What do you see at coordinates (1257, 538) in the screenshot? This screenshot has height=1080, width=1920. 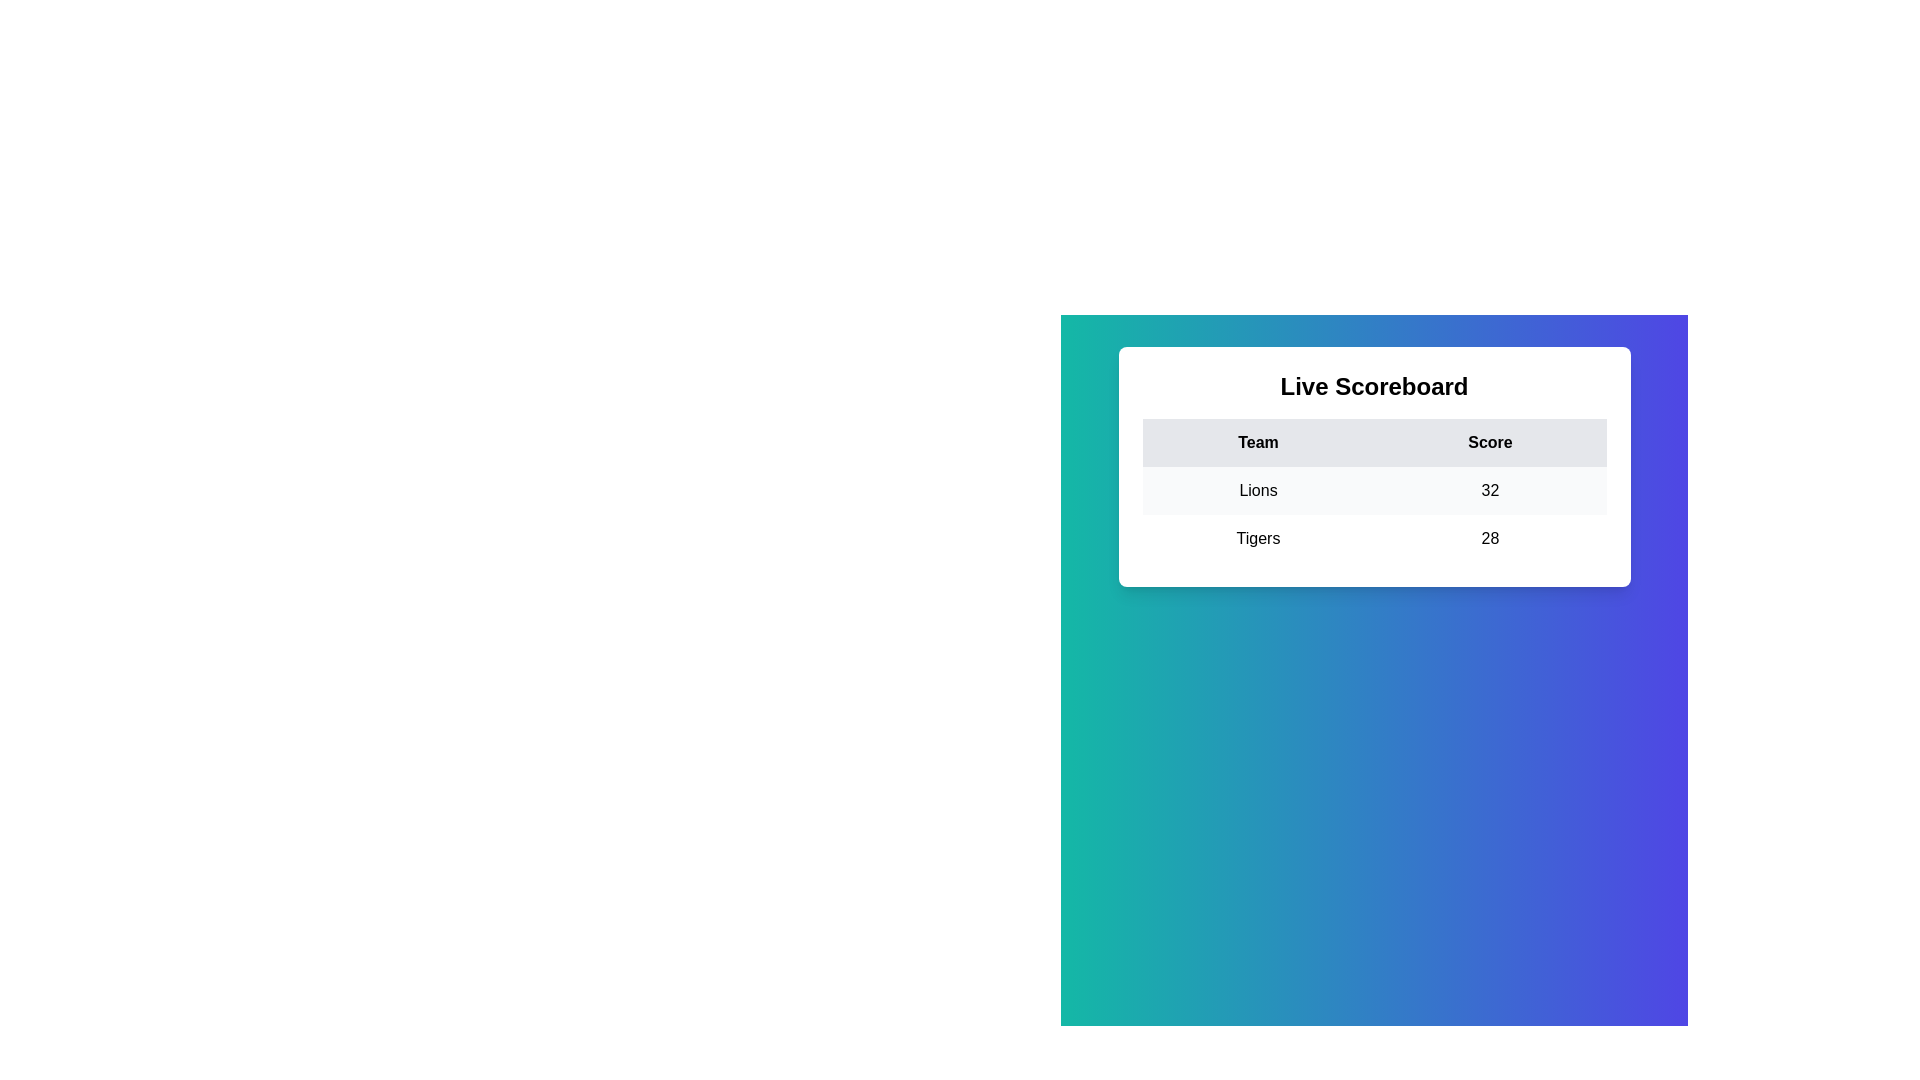 I see `the text label displaying 'Tigers' located in the first cell under the 'Team' column of the scoreboard row labeled 'Tigers28'` at bounding box center [1257, 538].